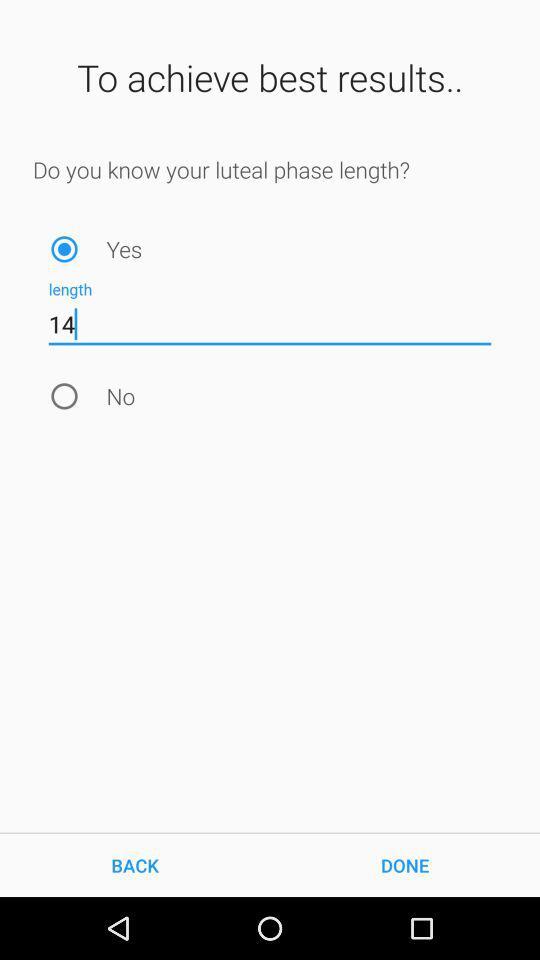 The image size is (540, 960). I want to click on the back icon, so click(135, 864).